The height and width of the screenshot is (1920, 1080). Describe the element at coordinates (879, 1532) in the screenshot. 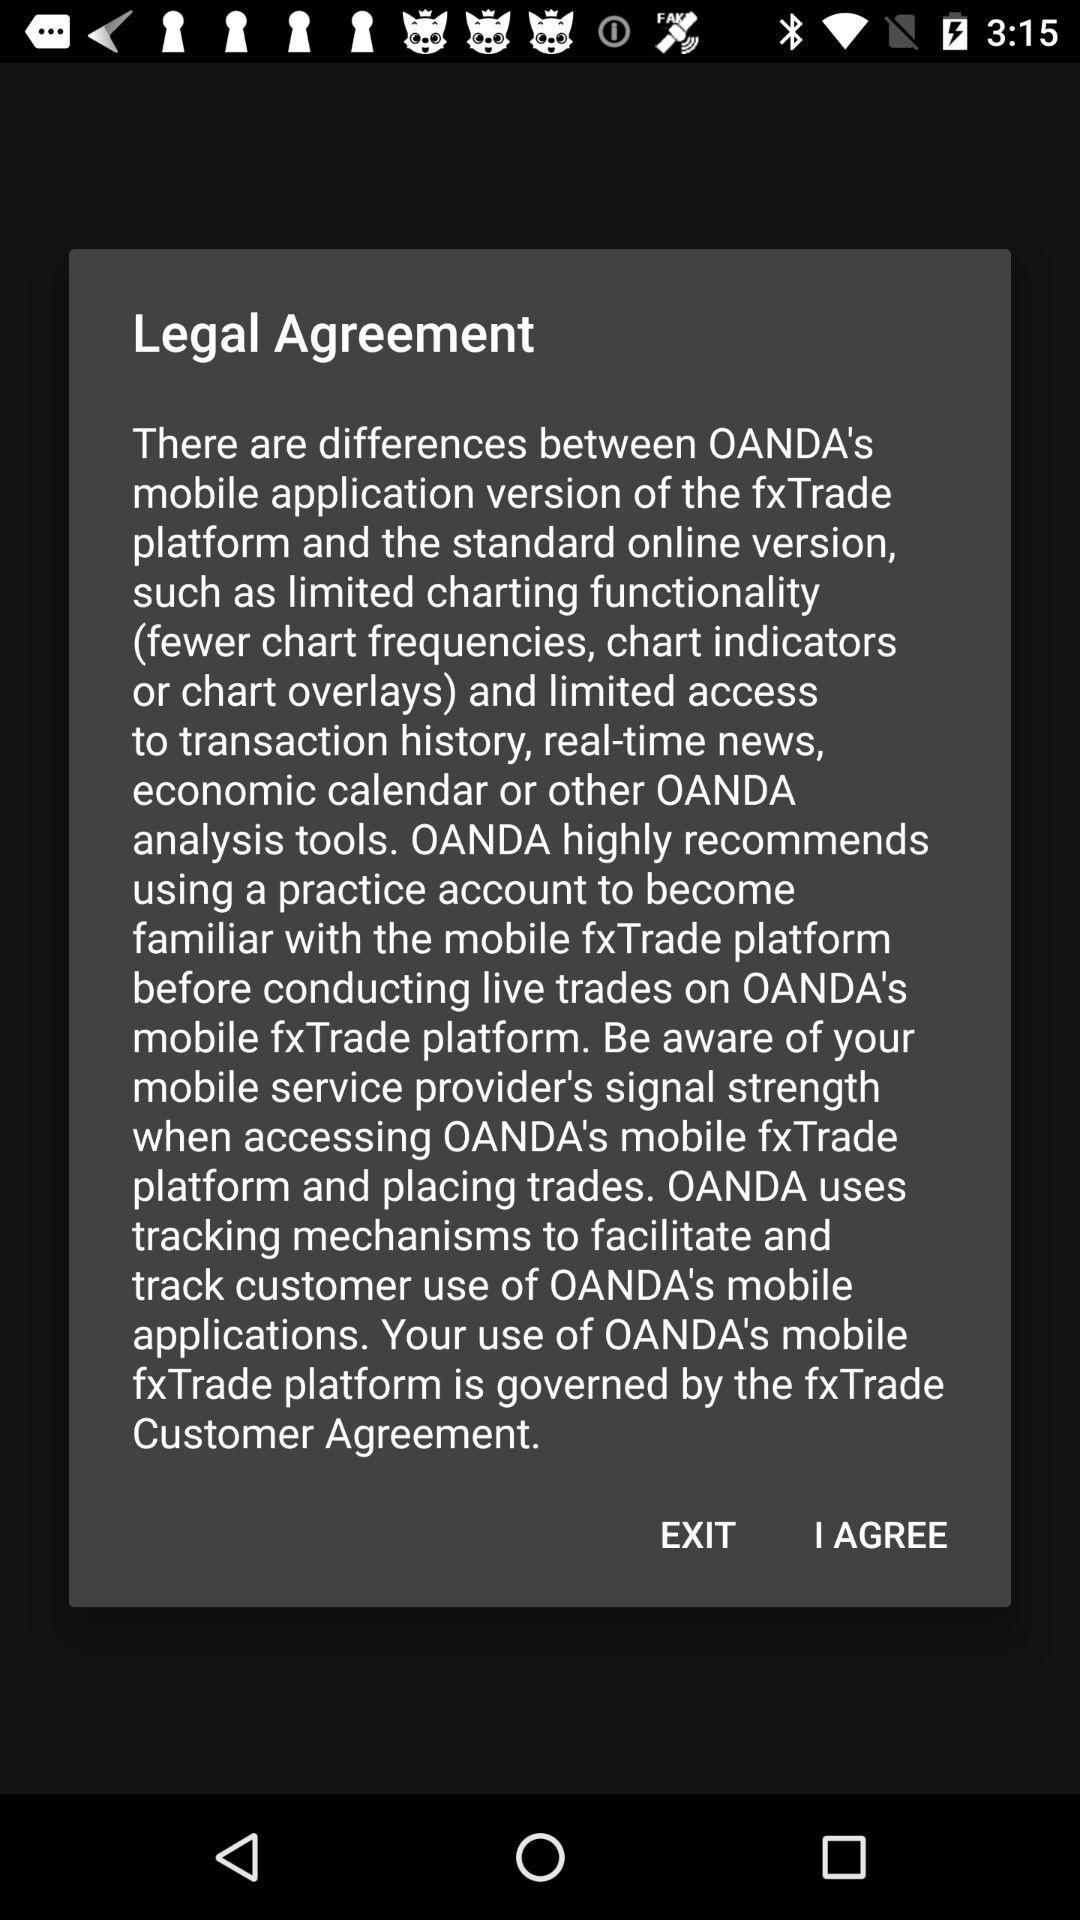

I see `the button to the right of exit icon` at that location.